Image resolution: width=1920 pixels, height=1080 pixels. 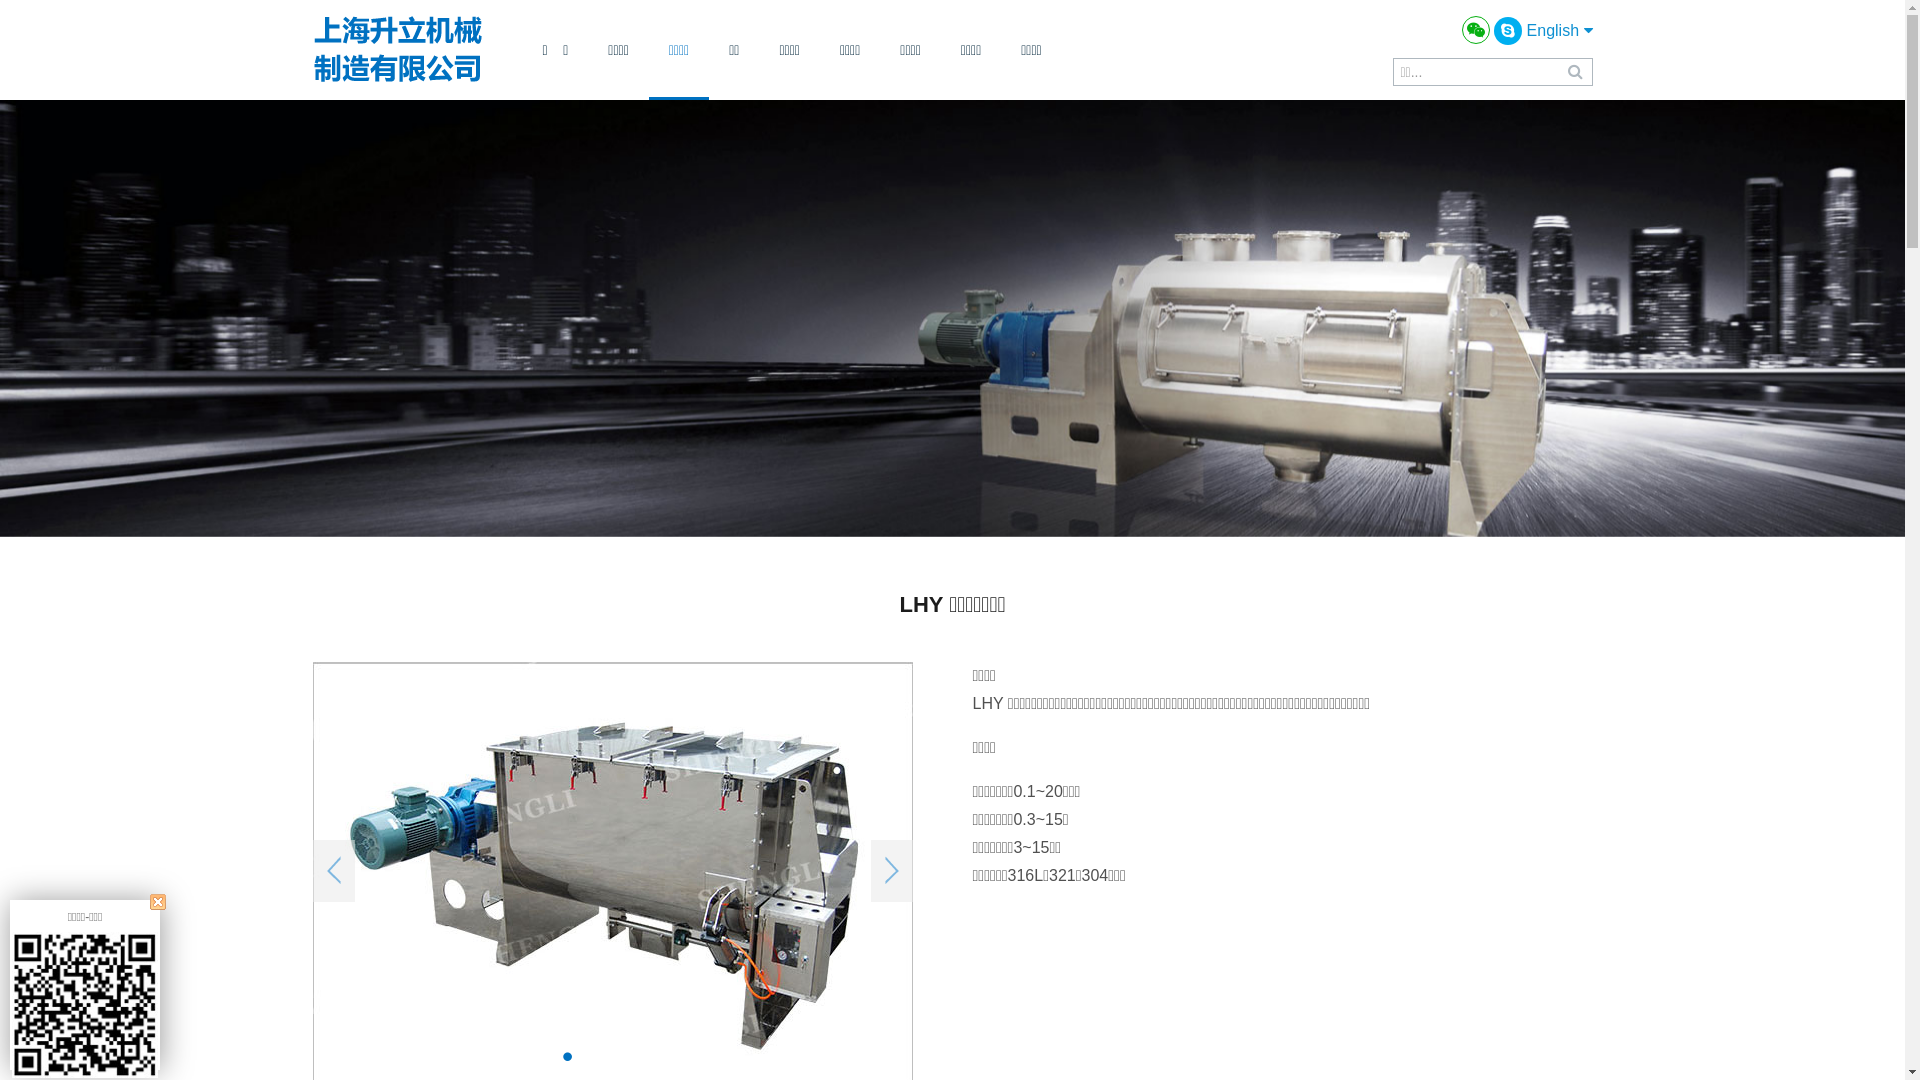 I want to click on '1', so click(x=566, y=1055).